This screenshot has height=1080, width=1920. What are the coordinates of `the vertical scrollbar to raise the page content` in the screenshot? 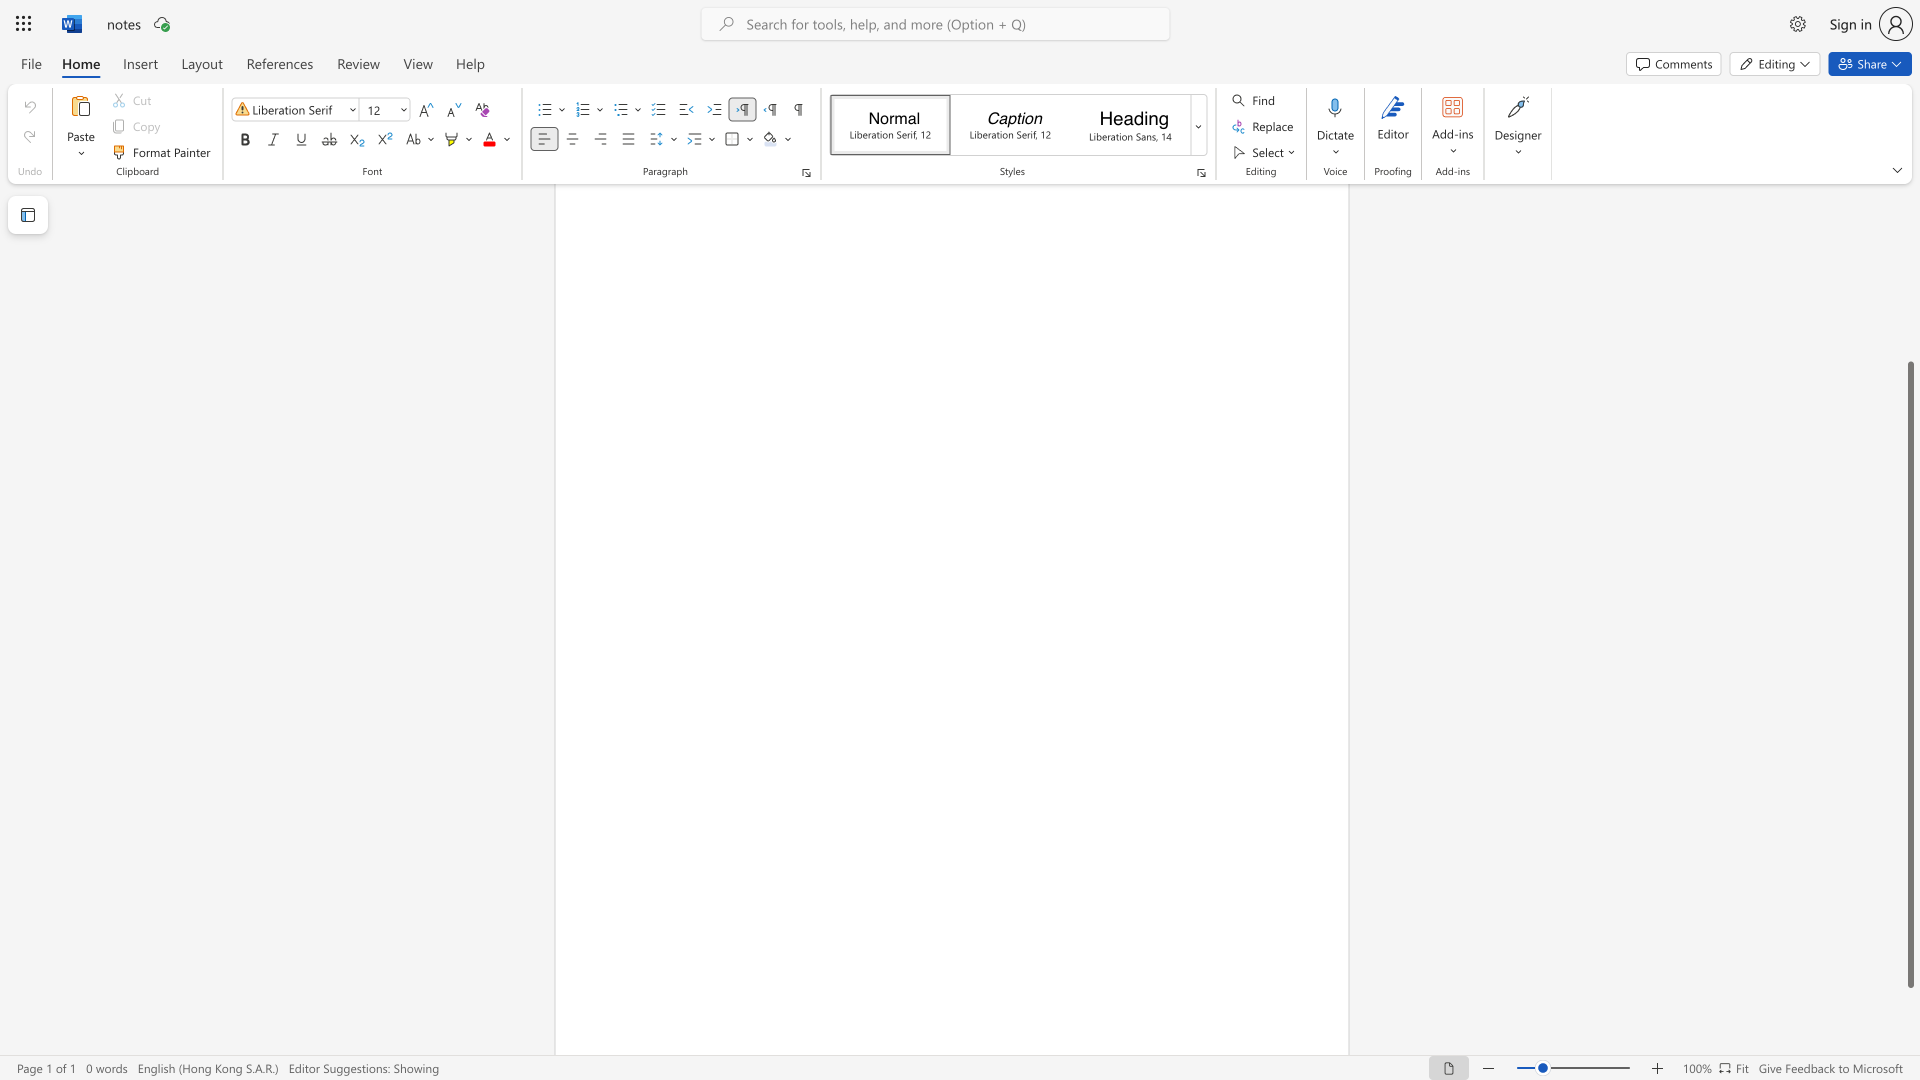 It's located at (1909, 289).